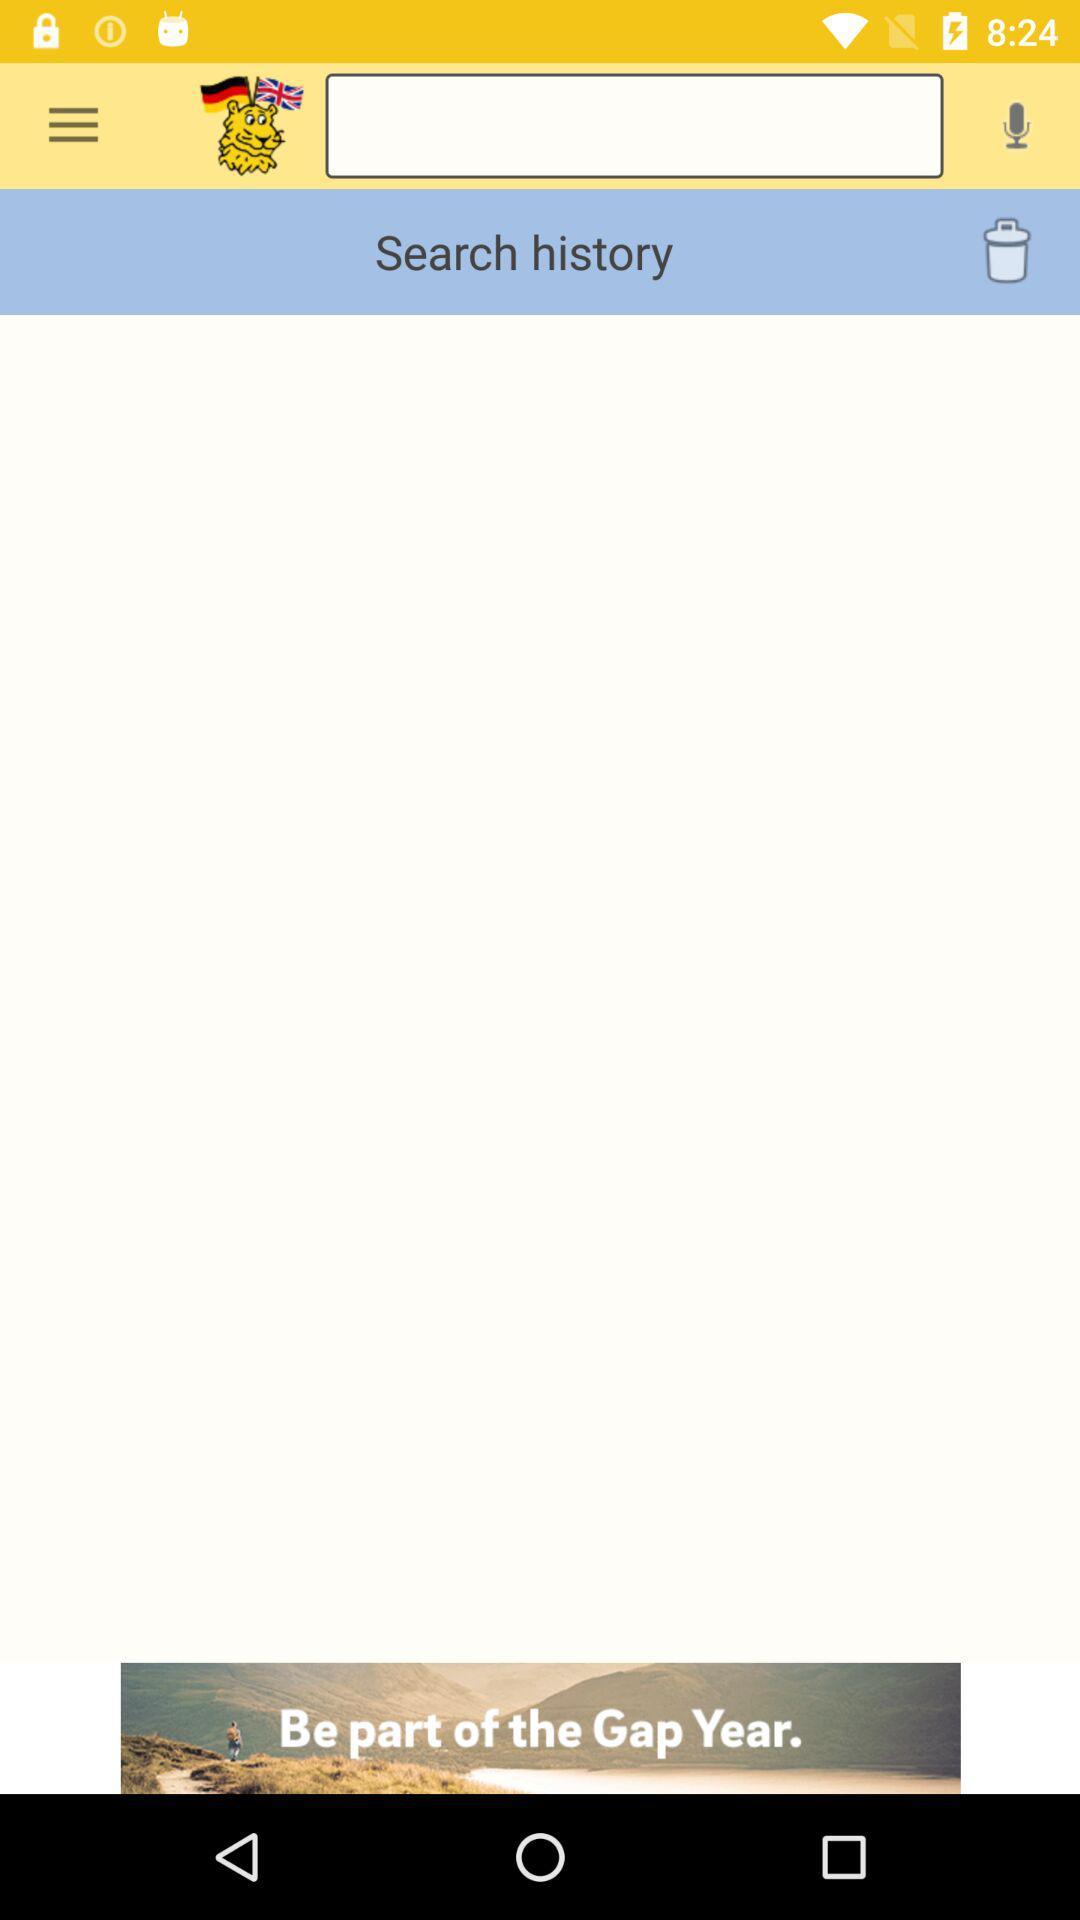 This screenshot has height=1920, width=1080. I want to click on voice message, so click(1016, 124).